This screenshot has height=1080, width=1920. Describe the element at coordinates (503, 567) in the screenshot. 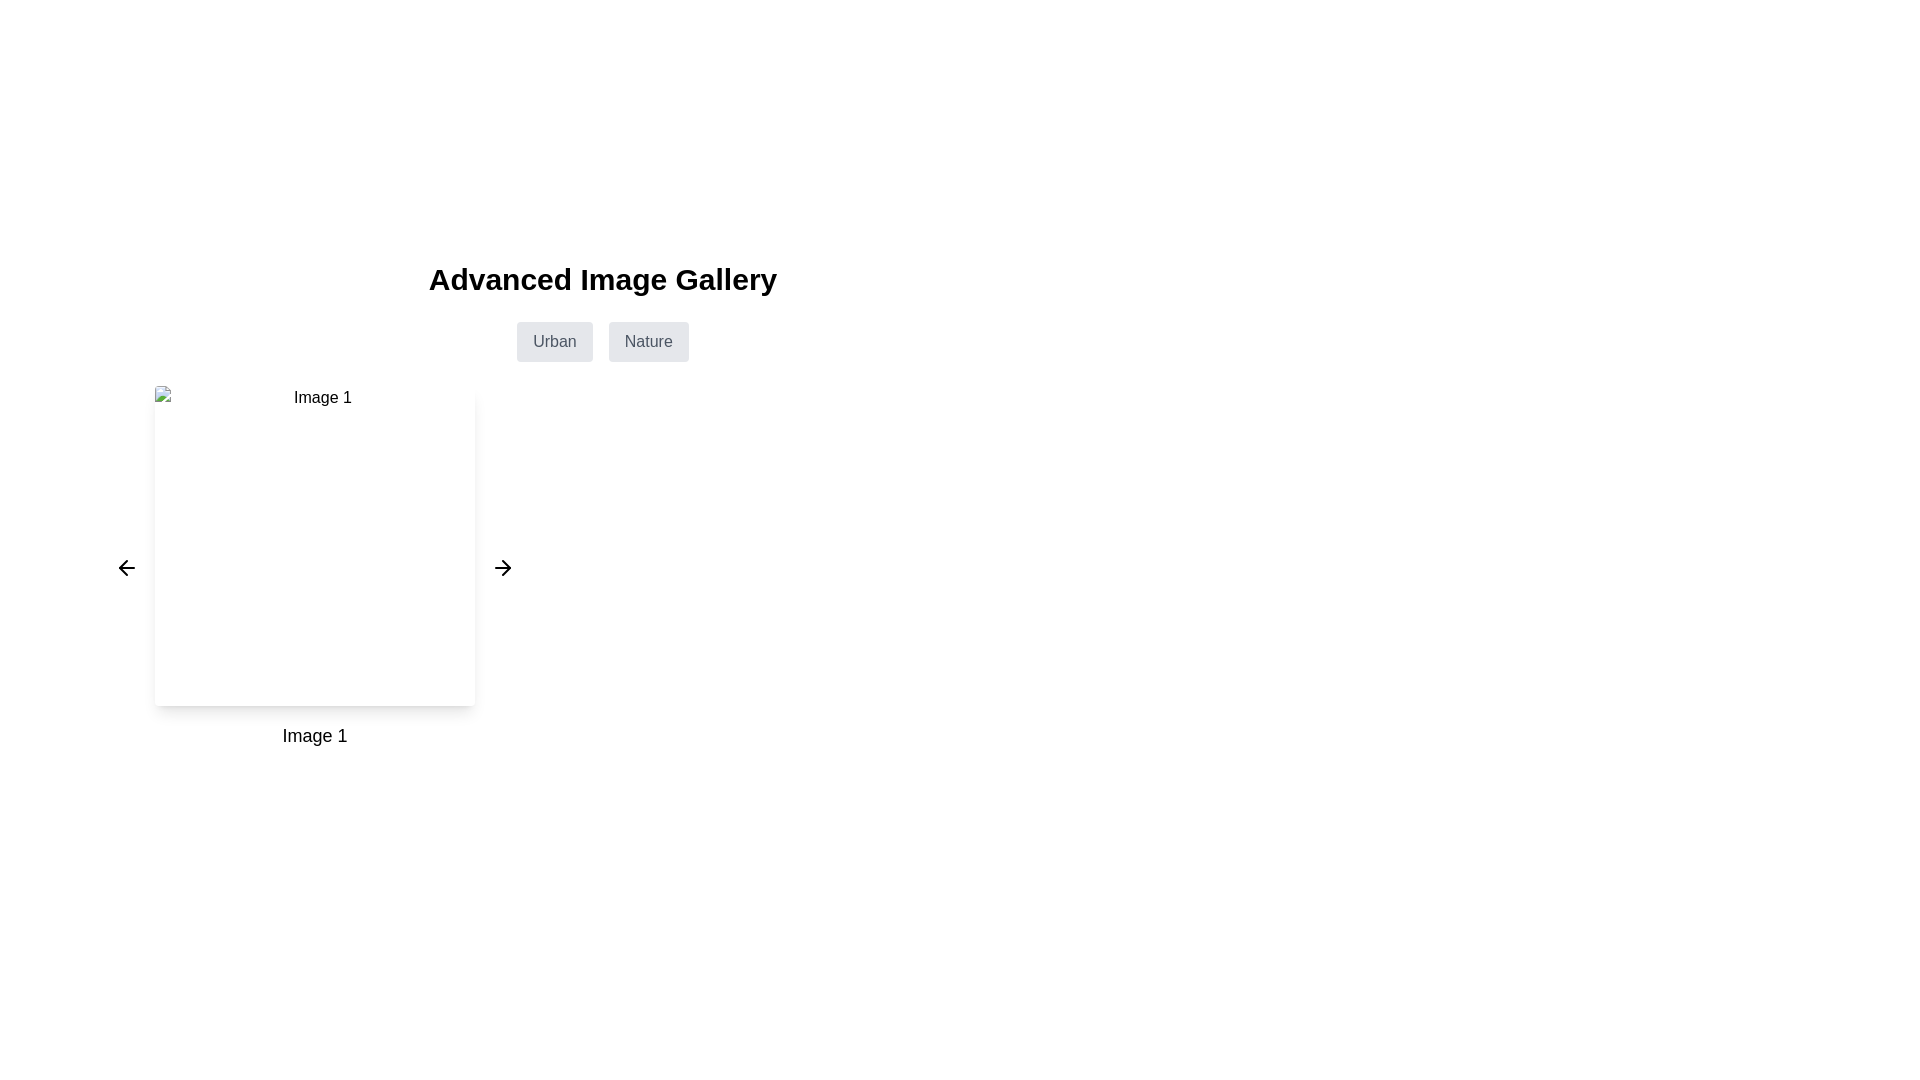

I see `the right-facing arrow icon button located to the right of 'Image 1'` at that location.